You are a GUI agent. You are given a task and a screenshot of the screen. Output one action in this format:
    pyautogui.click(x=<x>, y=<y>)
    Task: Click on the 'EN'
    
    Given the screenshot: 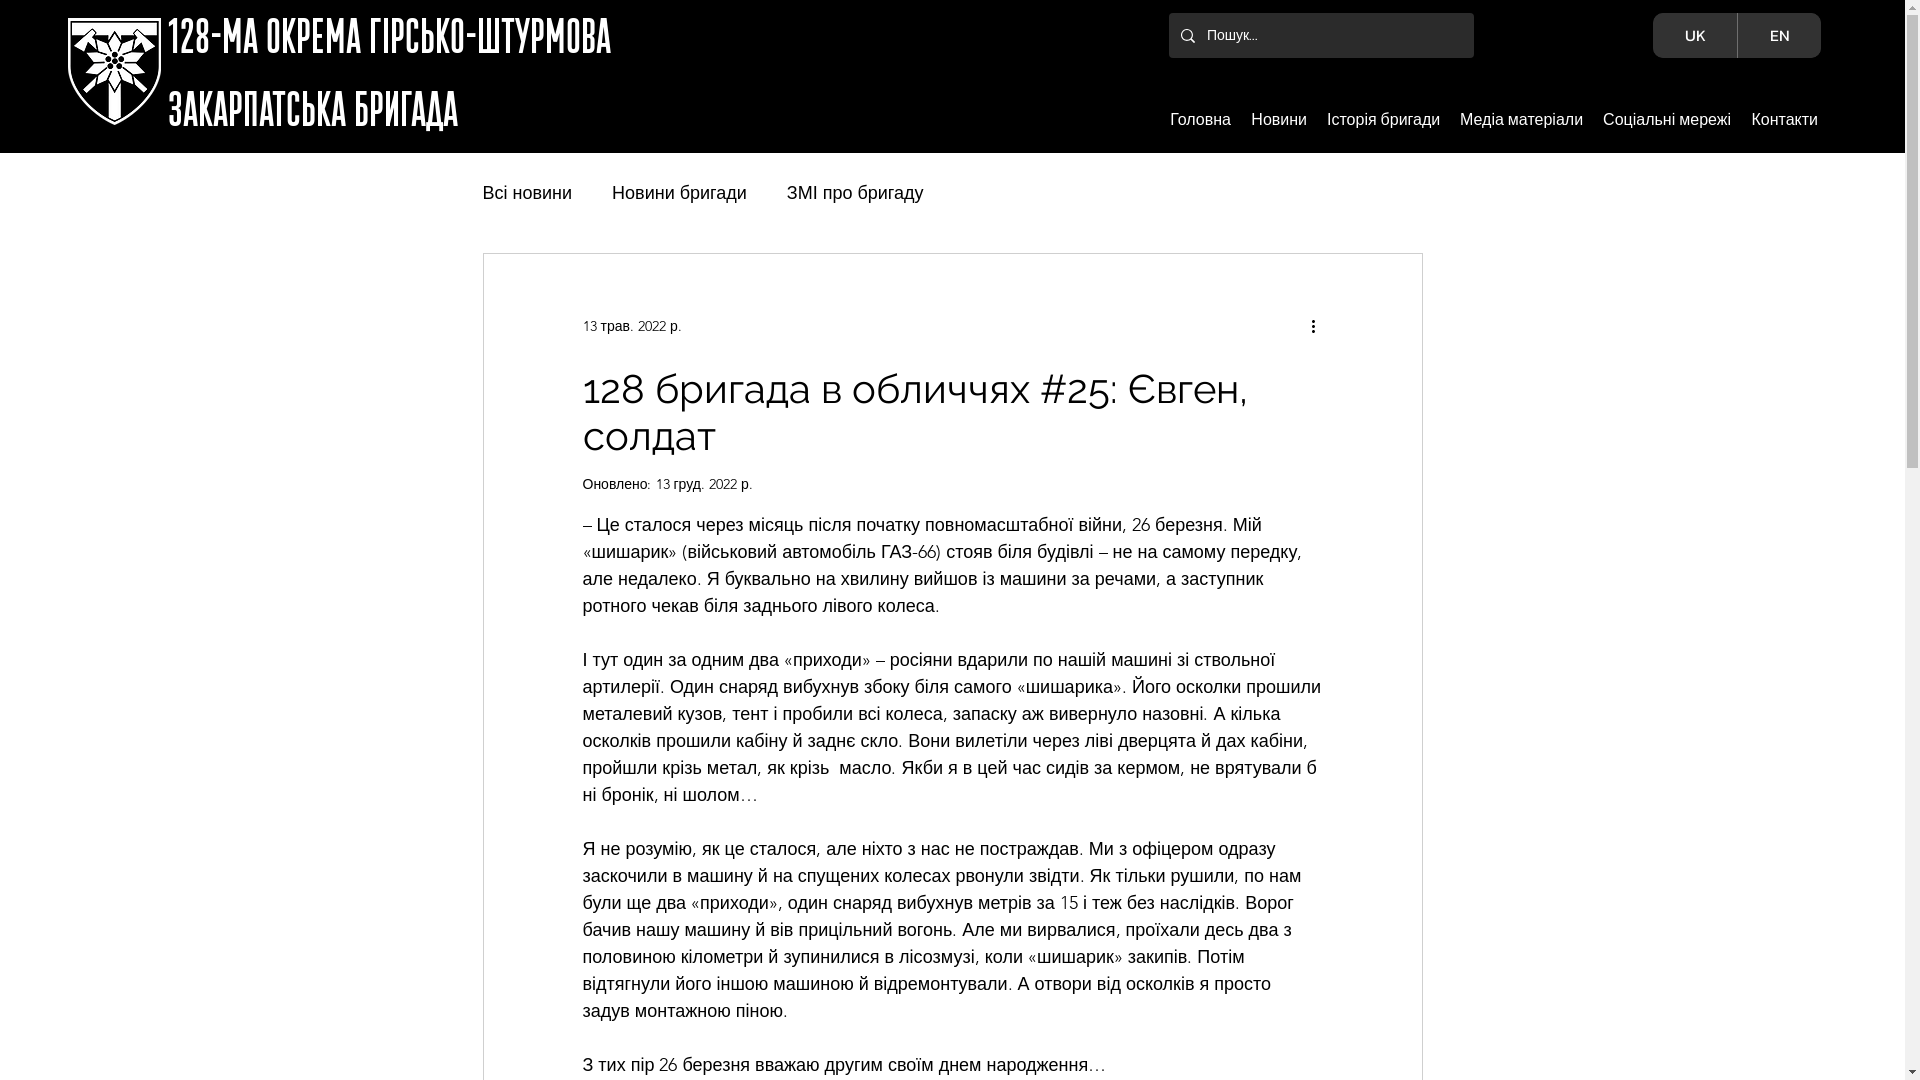 What is the action you would take?
    pyautogui.click(x=1779, y=35)
    